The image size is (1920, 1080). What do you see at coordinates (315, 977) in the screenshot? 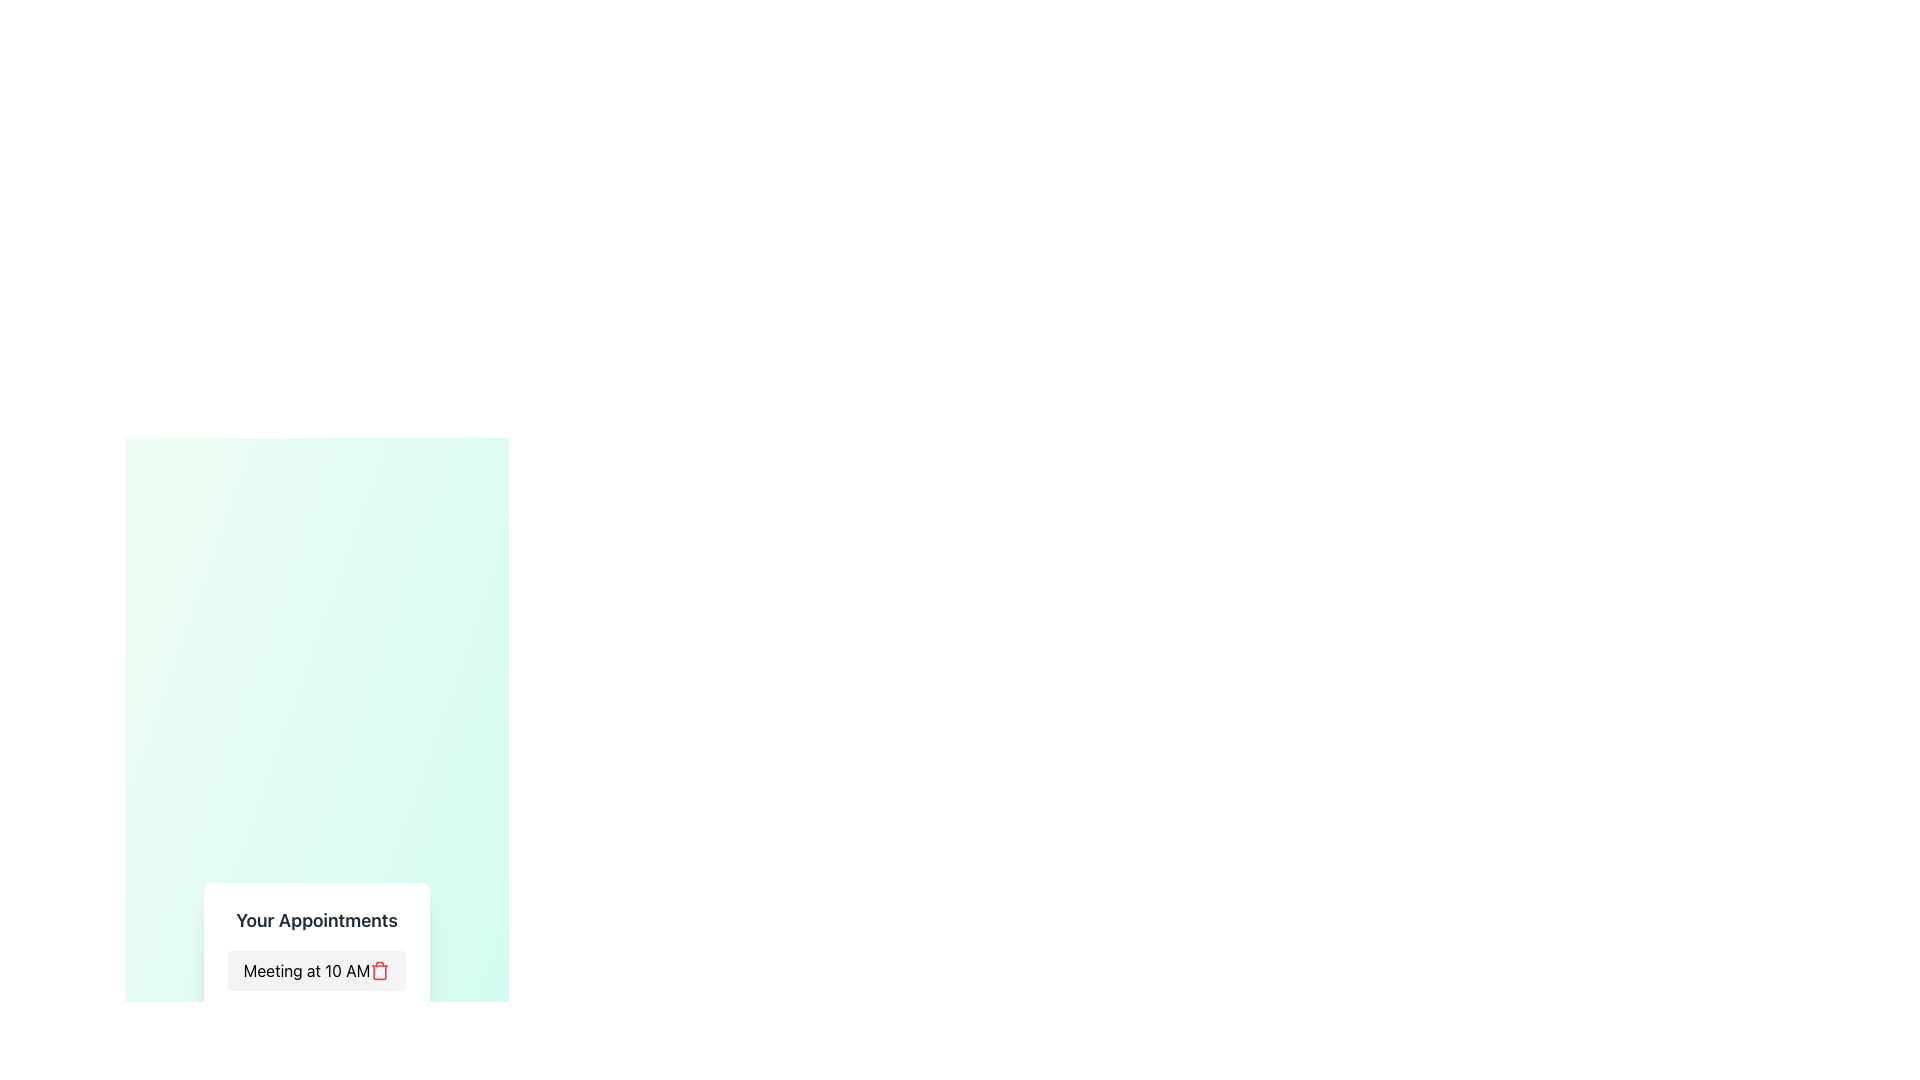
I see `the meeting schedule text 'Meeting at 10 AM' in the card component titled 'Your Appointments'` at bounding box center [315, 977].